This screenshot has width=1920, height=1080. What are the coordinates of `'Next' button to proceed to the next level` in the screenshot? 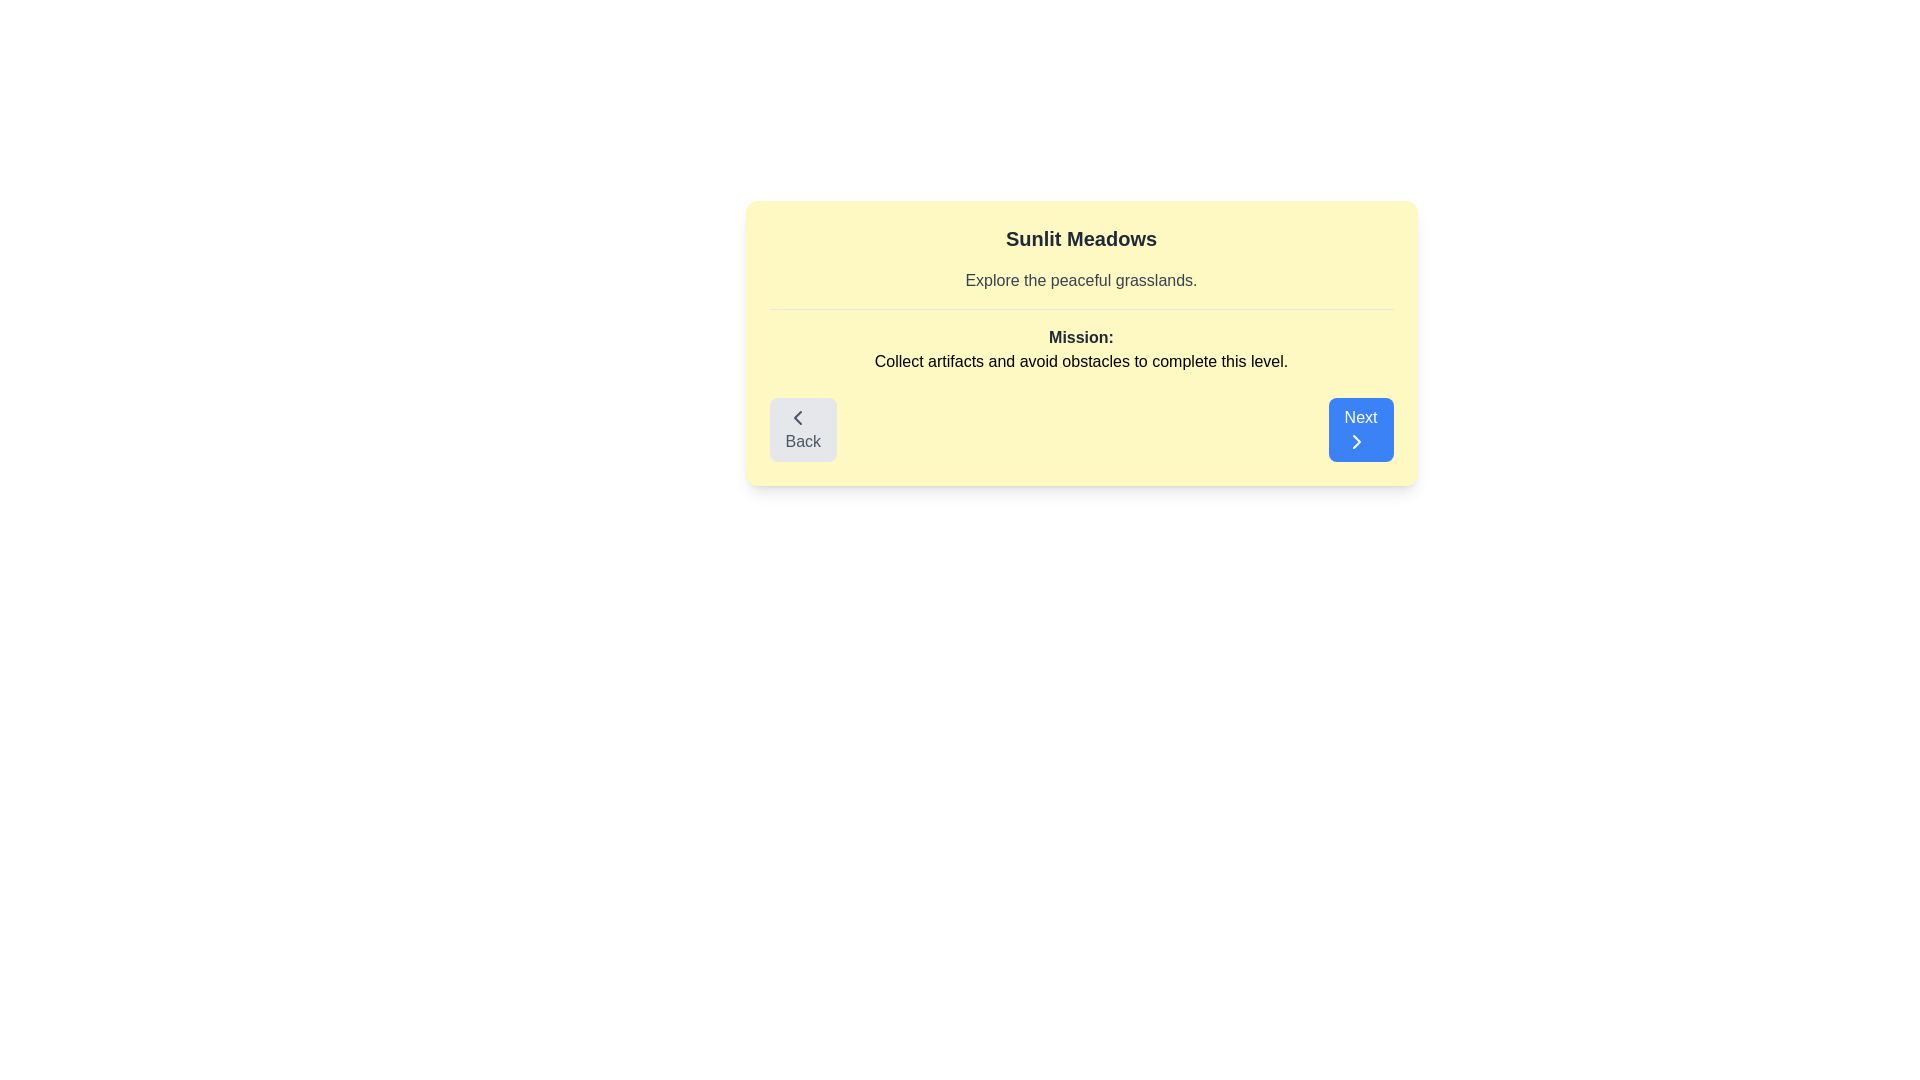 It's located at (1360, 428).